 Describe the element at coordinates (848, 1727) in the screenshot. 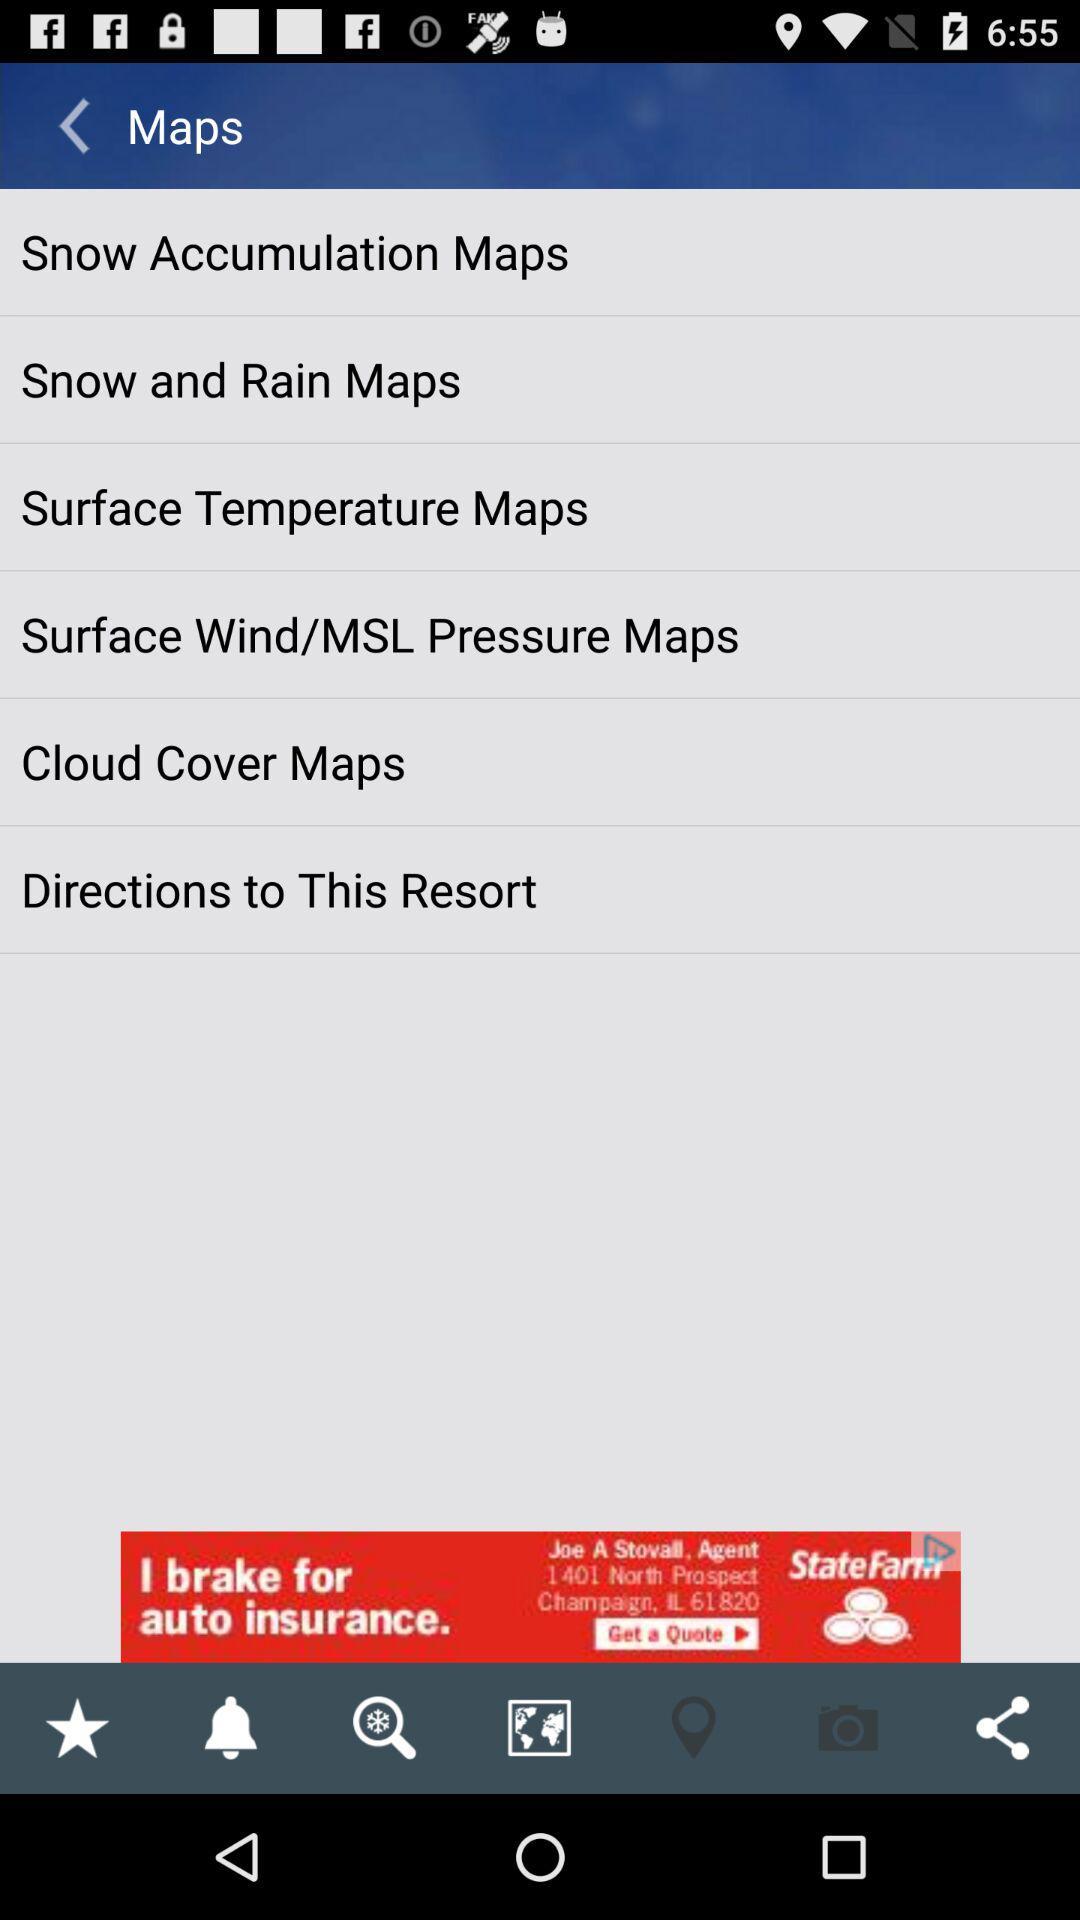

I see `this button start the camera` at that location.